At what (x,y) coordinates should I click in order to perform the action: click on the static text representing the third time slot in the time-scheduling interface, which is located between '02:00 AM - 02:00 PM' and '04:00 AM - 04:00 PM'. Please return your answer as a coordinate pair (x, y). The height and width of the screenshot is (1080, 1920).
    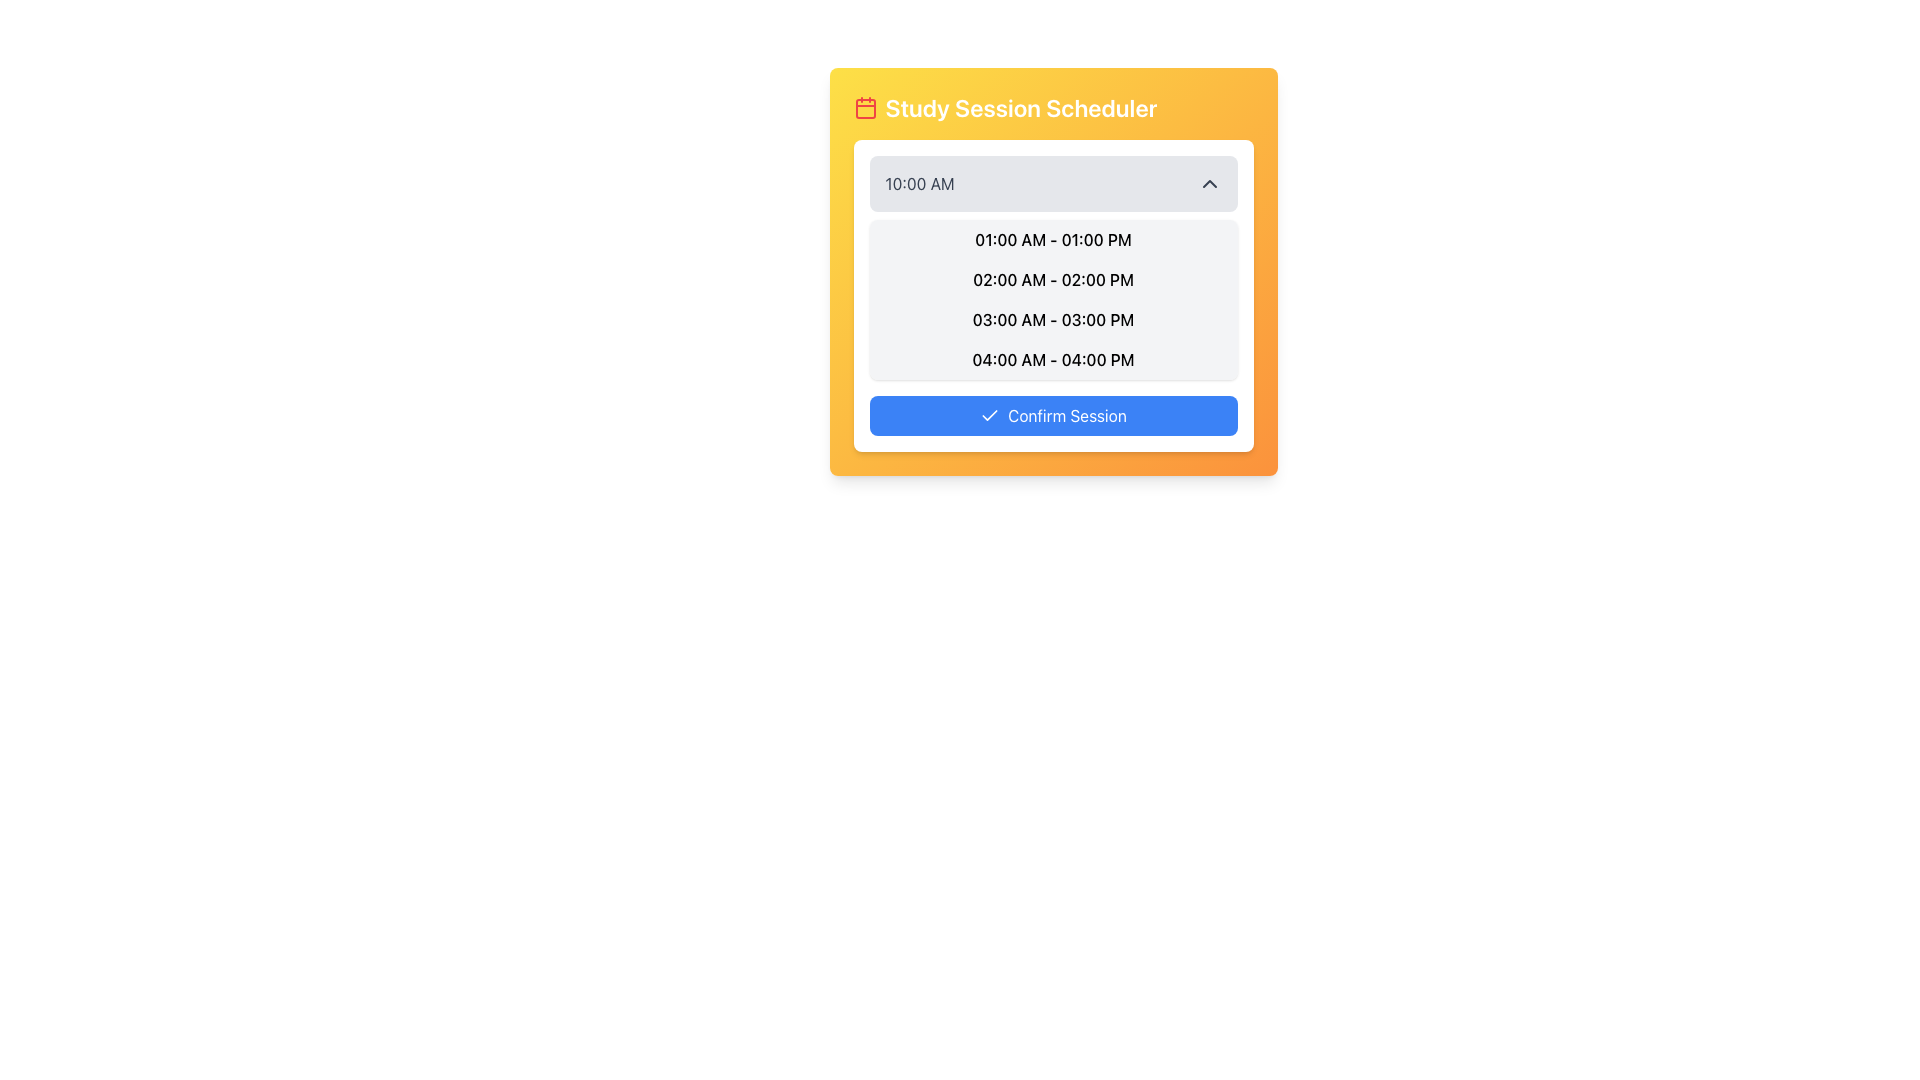
    Looking at the image, I should click on (1052, 319).